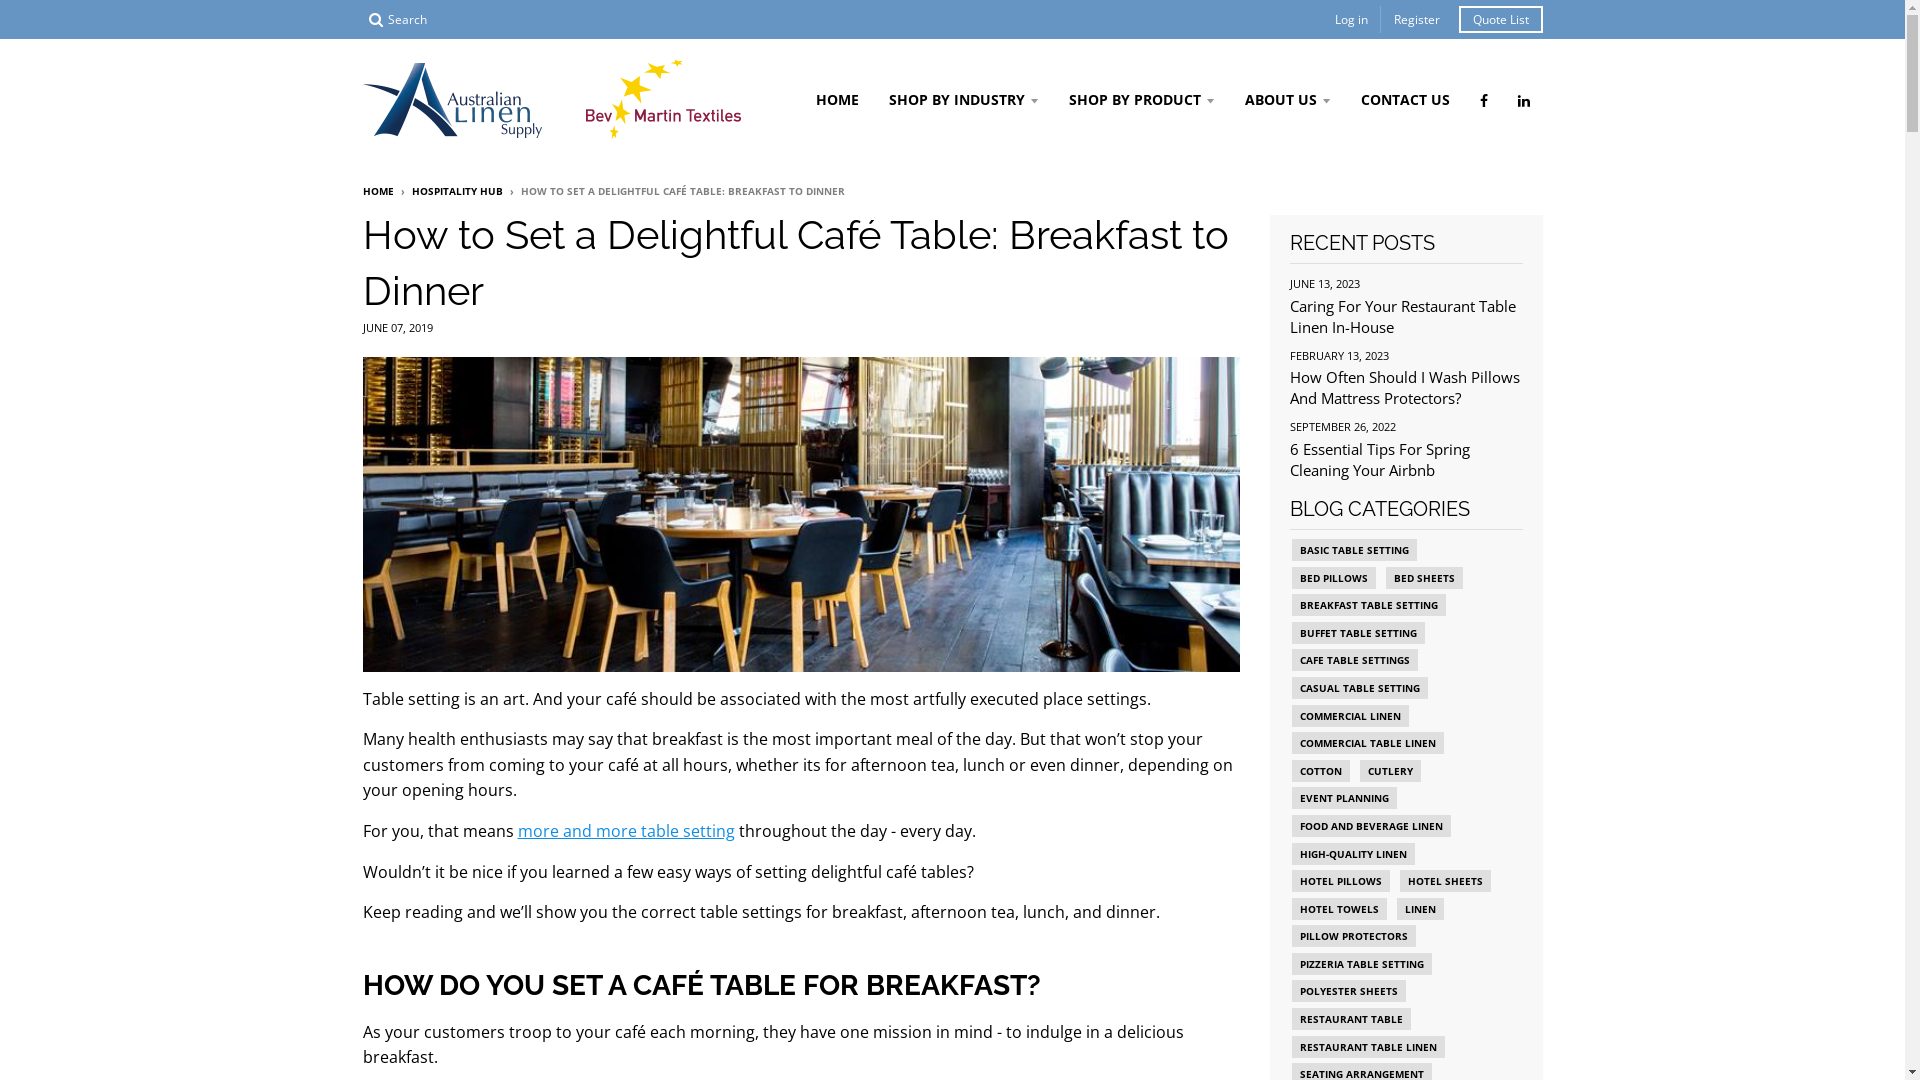 The image size is (1920, 1080). I want to click on 'BASIC TABLE SETTING', so click(1354, 550).